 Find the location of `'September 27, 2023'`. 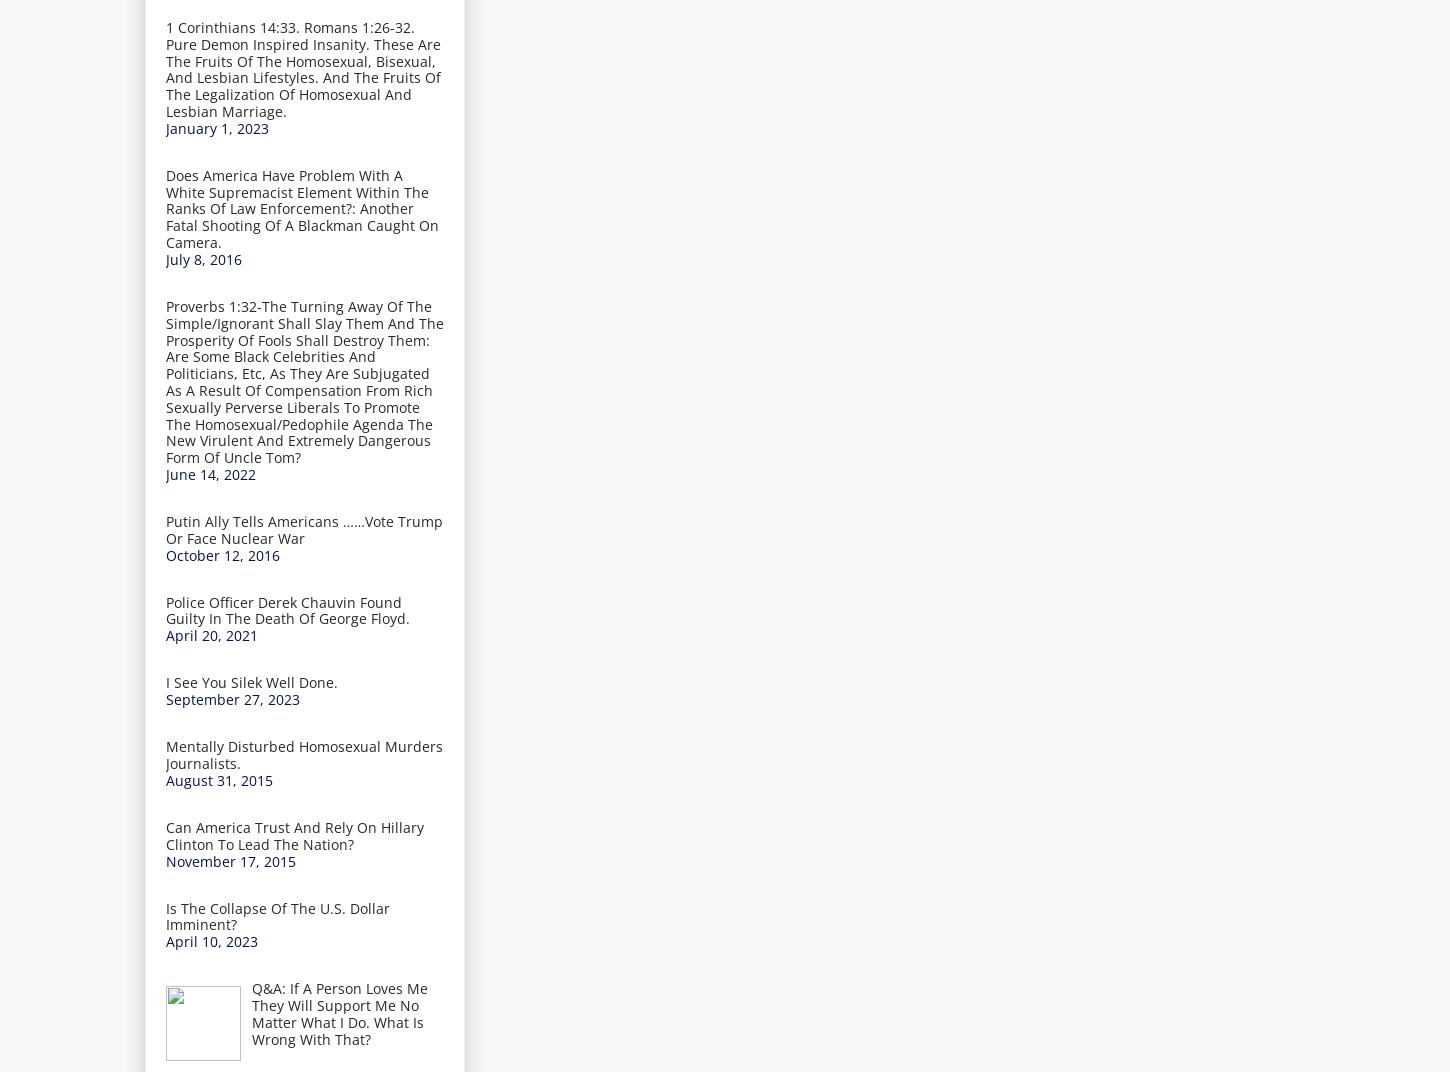

'September 27, 2023' is located at coordinates (232, 698).